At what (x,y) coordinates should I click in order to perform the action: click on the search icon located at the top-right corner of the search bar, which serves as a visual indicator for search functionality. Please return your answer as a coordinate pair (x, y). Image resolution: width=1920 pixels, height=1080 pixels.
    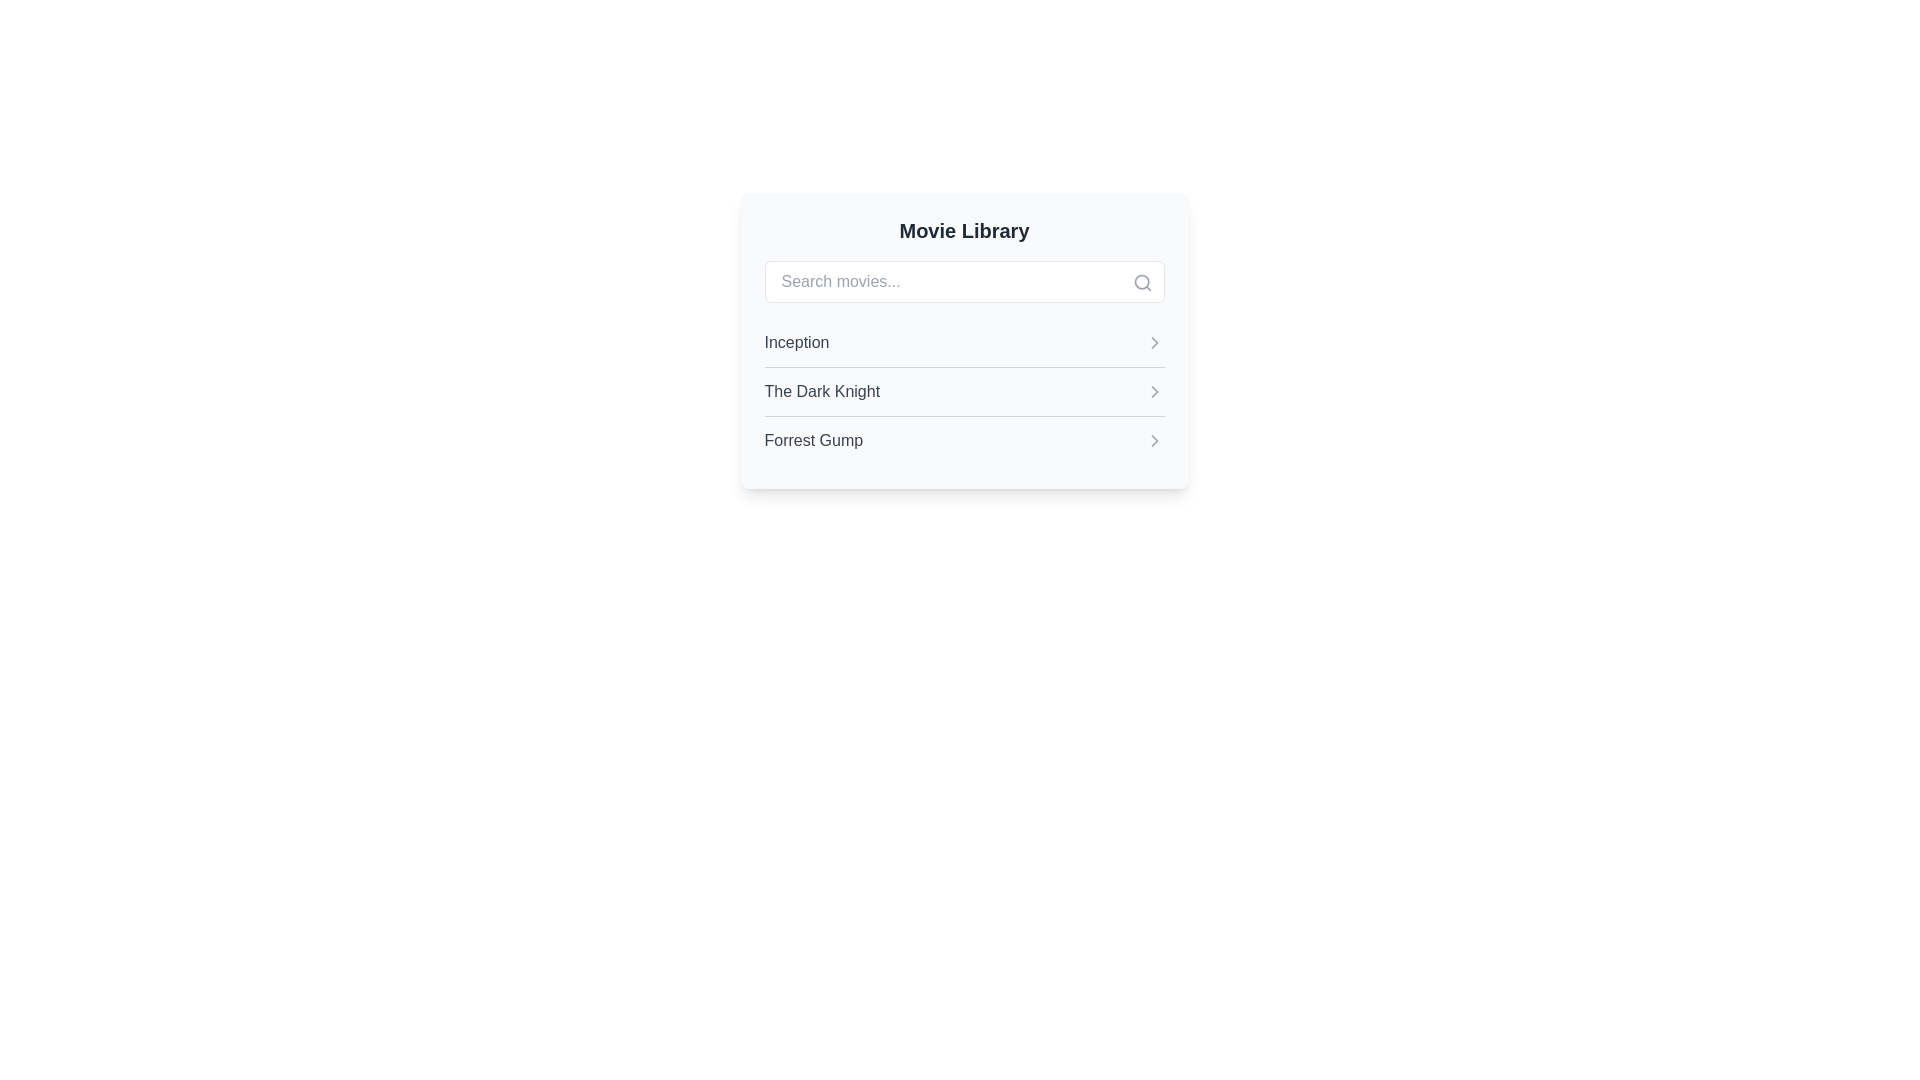
    Looking at the image, I should click on (1142, 282).